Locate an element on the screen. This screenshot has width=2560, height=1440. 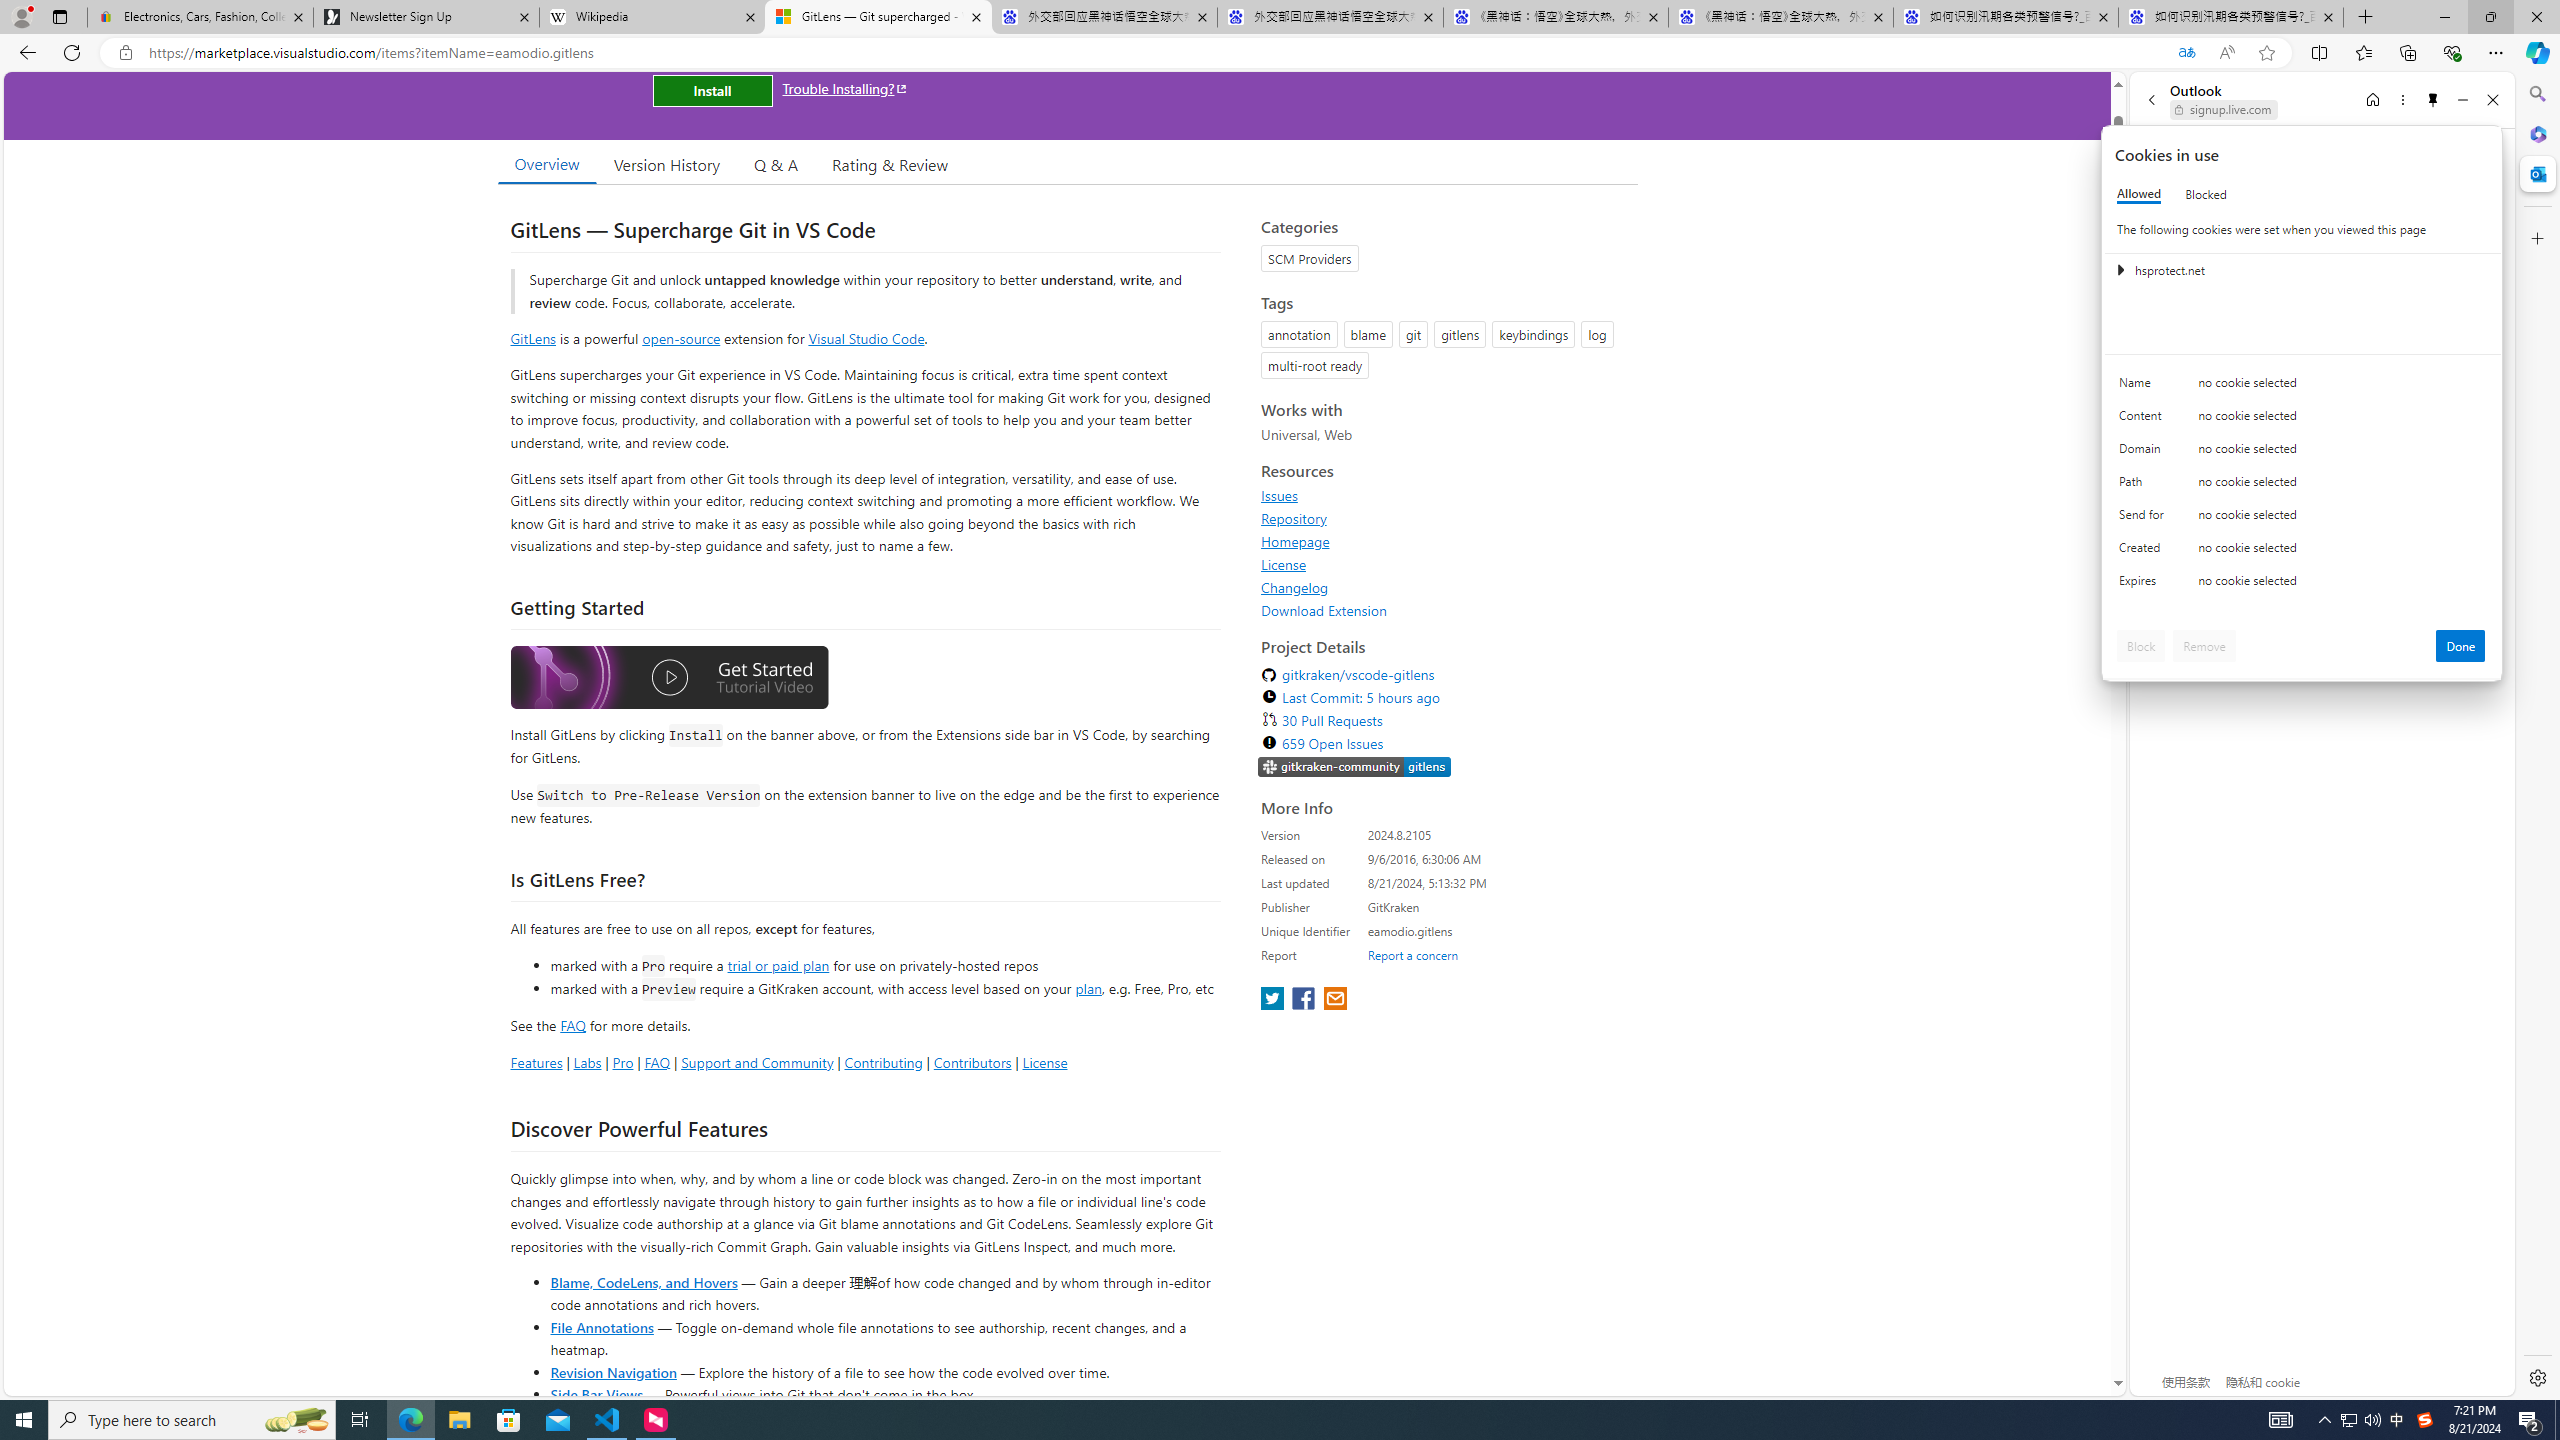
'Class: c0153 c0157 c0154' is located at coordinates (2302, 387).